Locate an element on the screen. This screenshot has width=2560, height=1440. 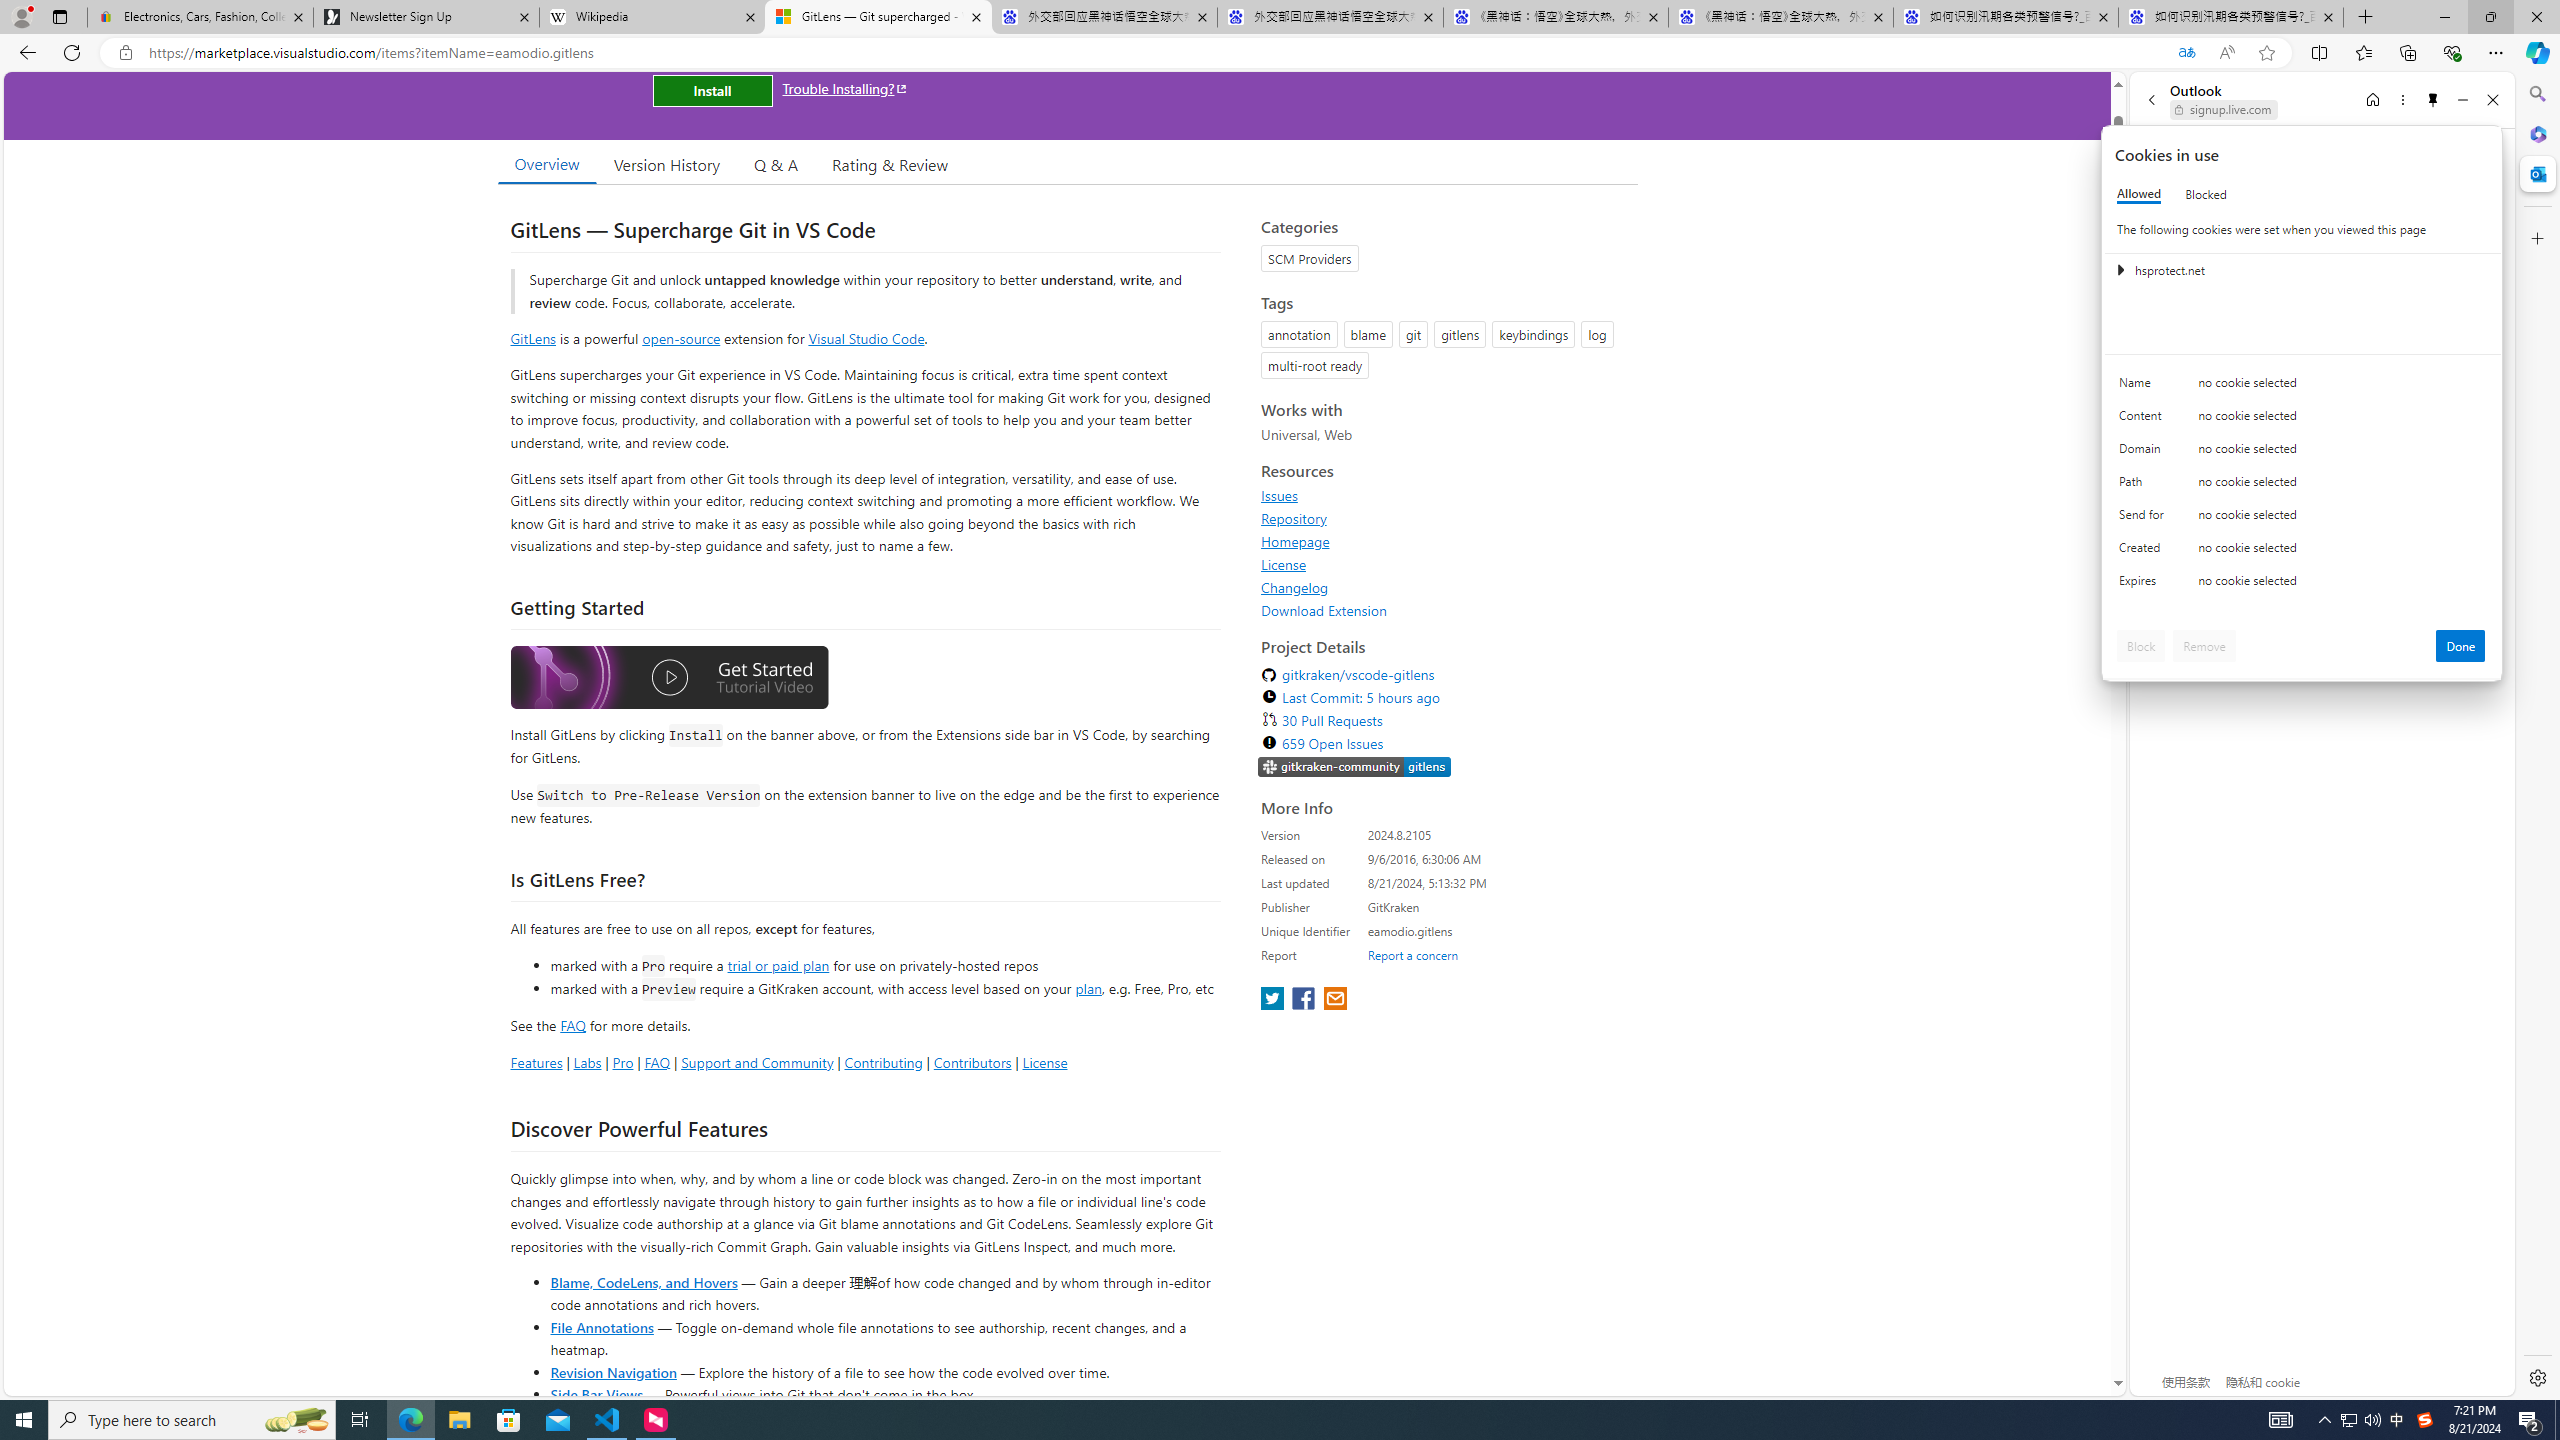
'Class: c0153 c0157 c0154' is located at coordinates (2302, 387).